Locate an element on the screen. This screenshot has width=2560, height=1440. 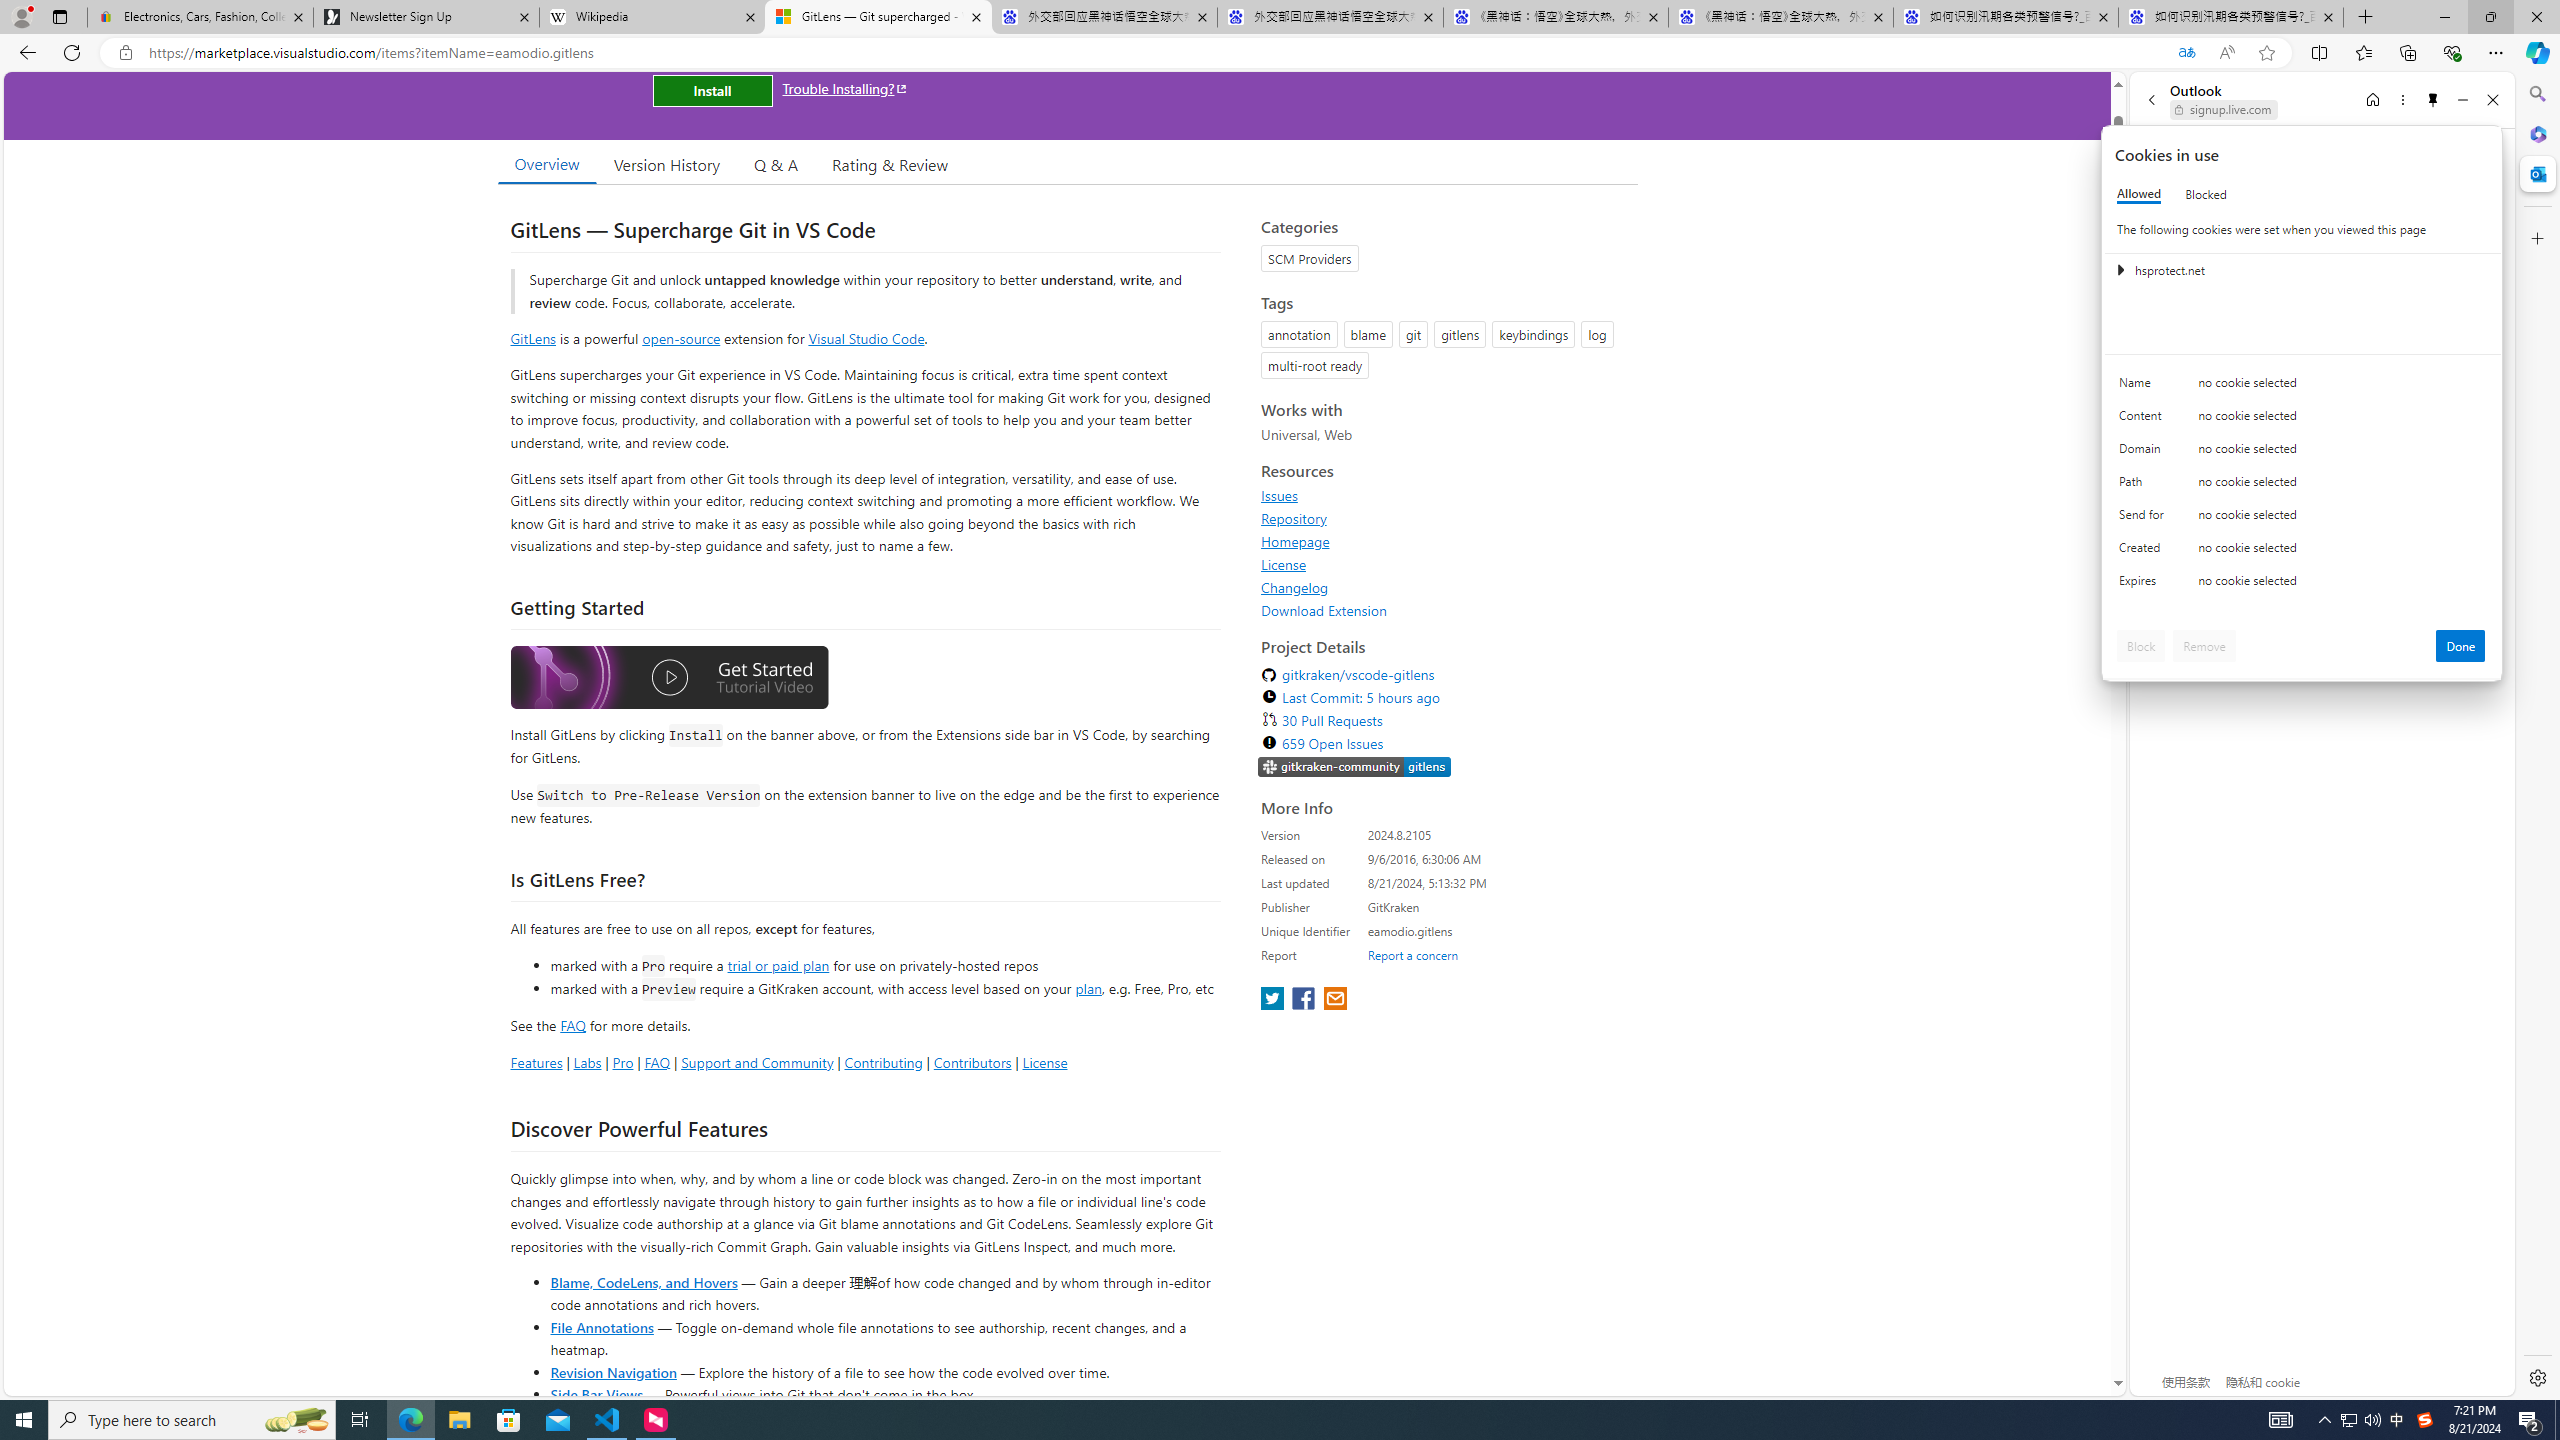
'Class: c0153 c0157 c0154' is located at coordinates (2302, 387).